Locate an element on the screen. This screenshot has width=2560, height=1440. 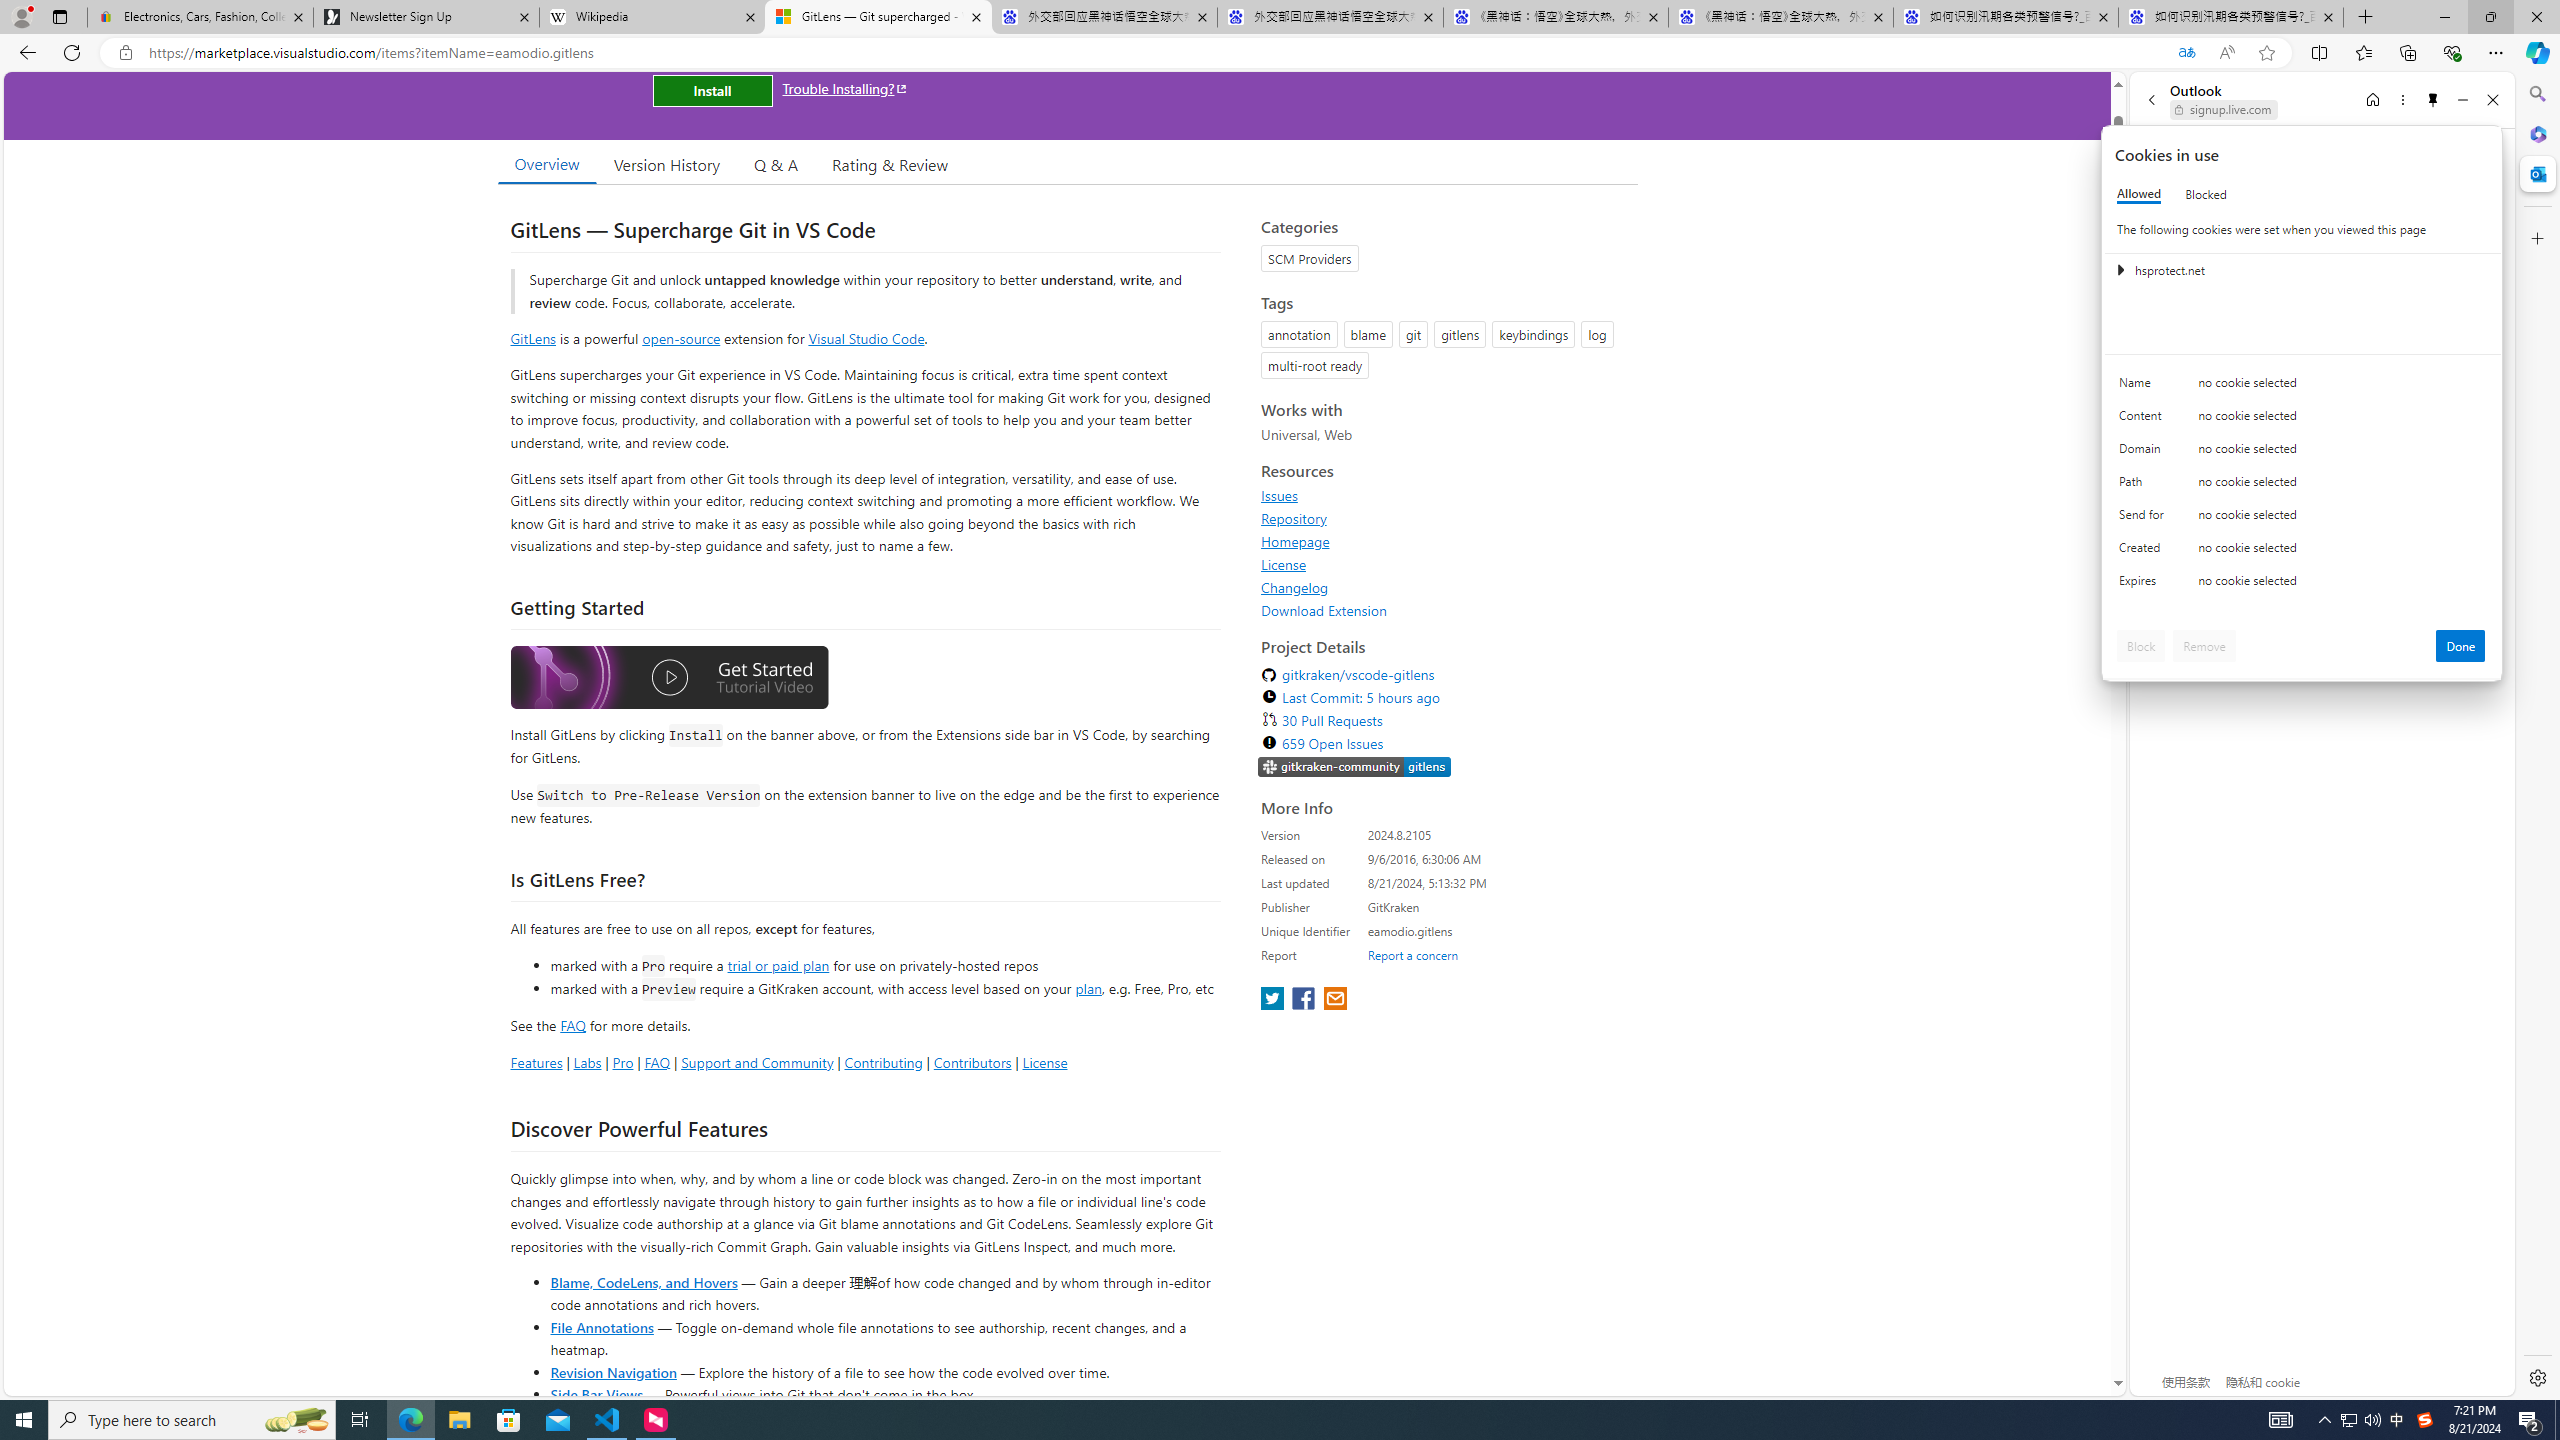
'Class: c0153 c0157 c0154' is located at coordinates (2302, 387).